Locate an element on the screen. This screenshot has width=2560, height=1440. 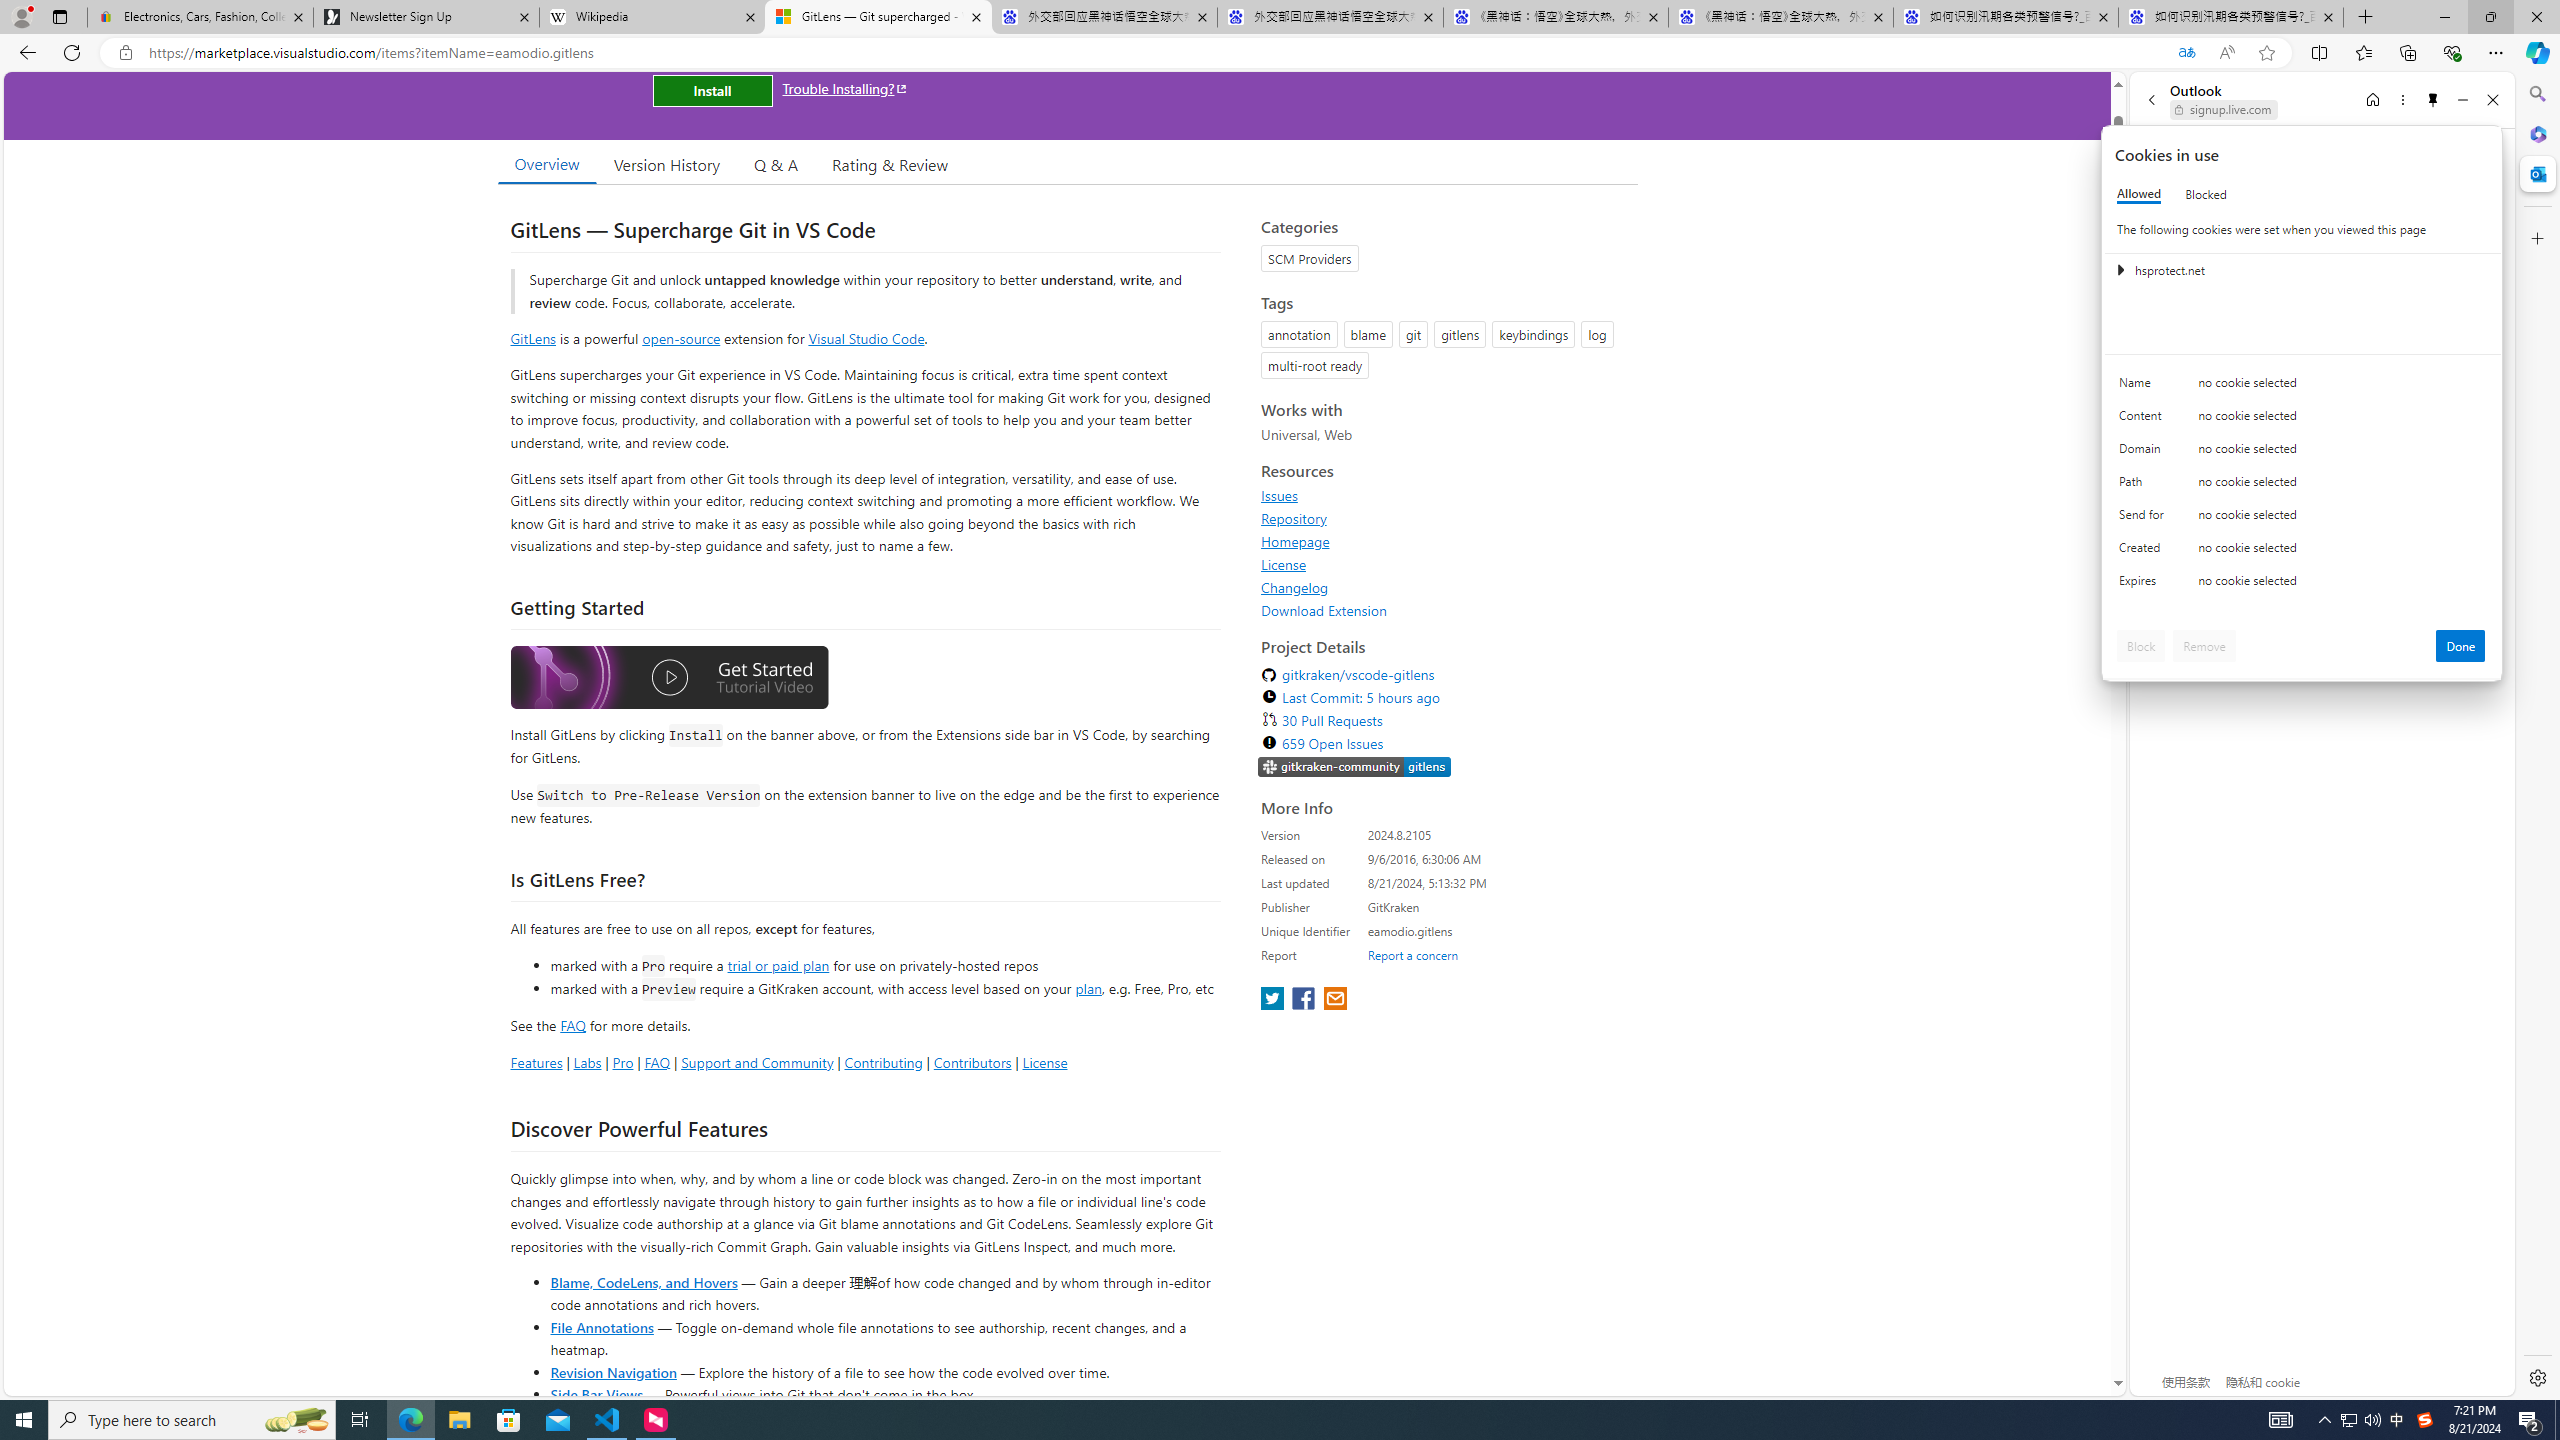
'Class: c0153 c0157 c0154' is located at coordinates (2302, 387).